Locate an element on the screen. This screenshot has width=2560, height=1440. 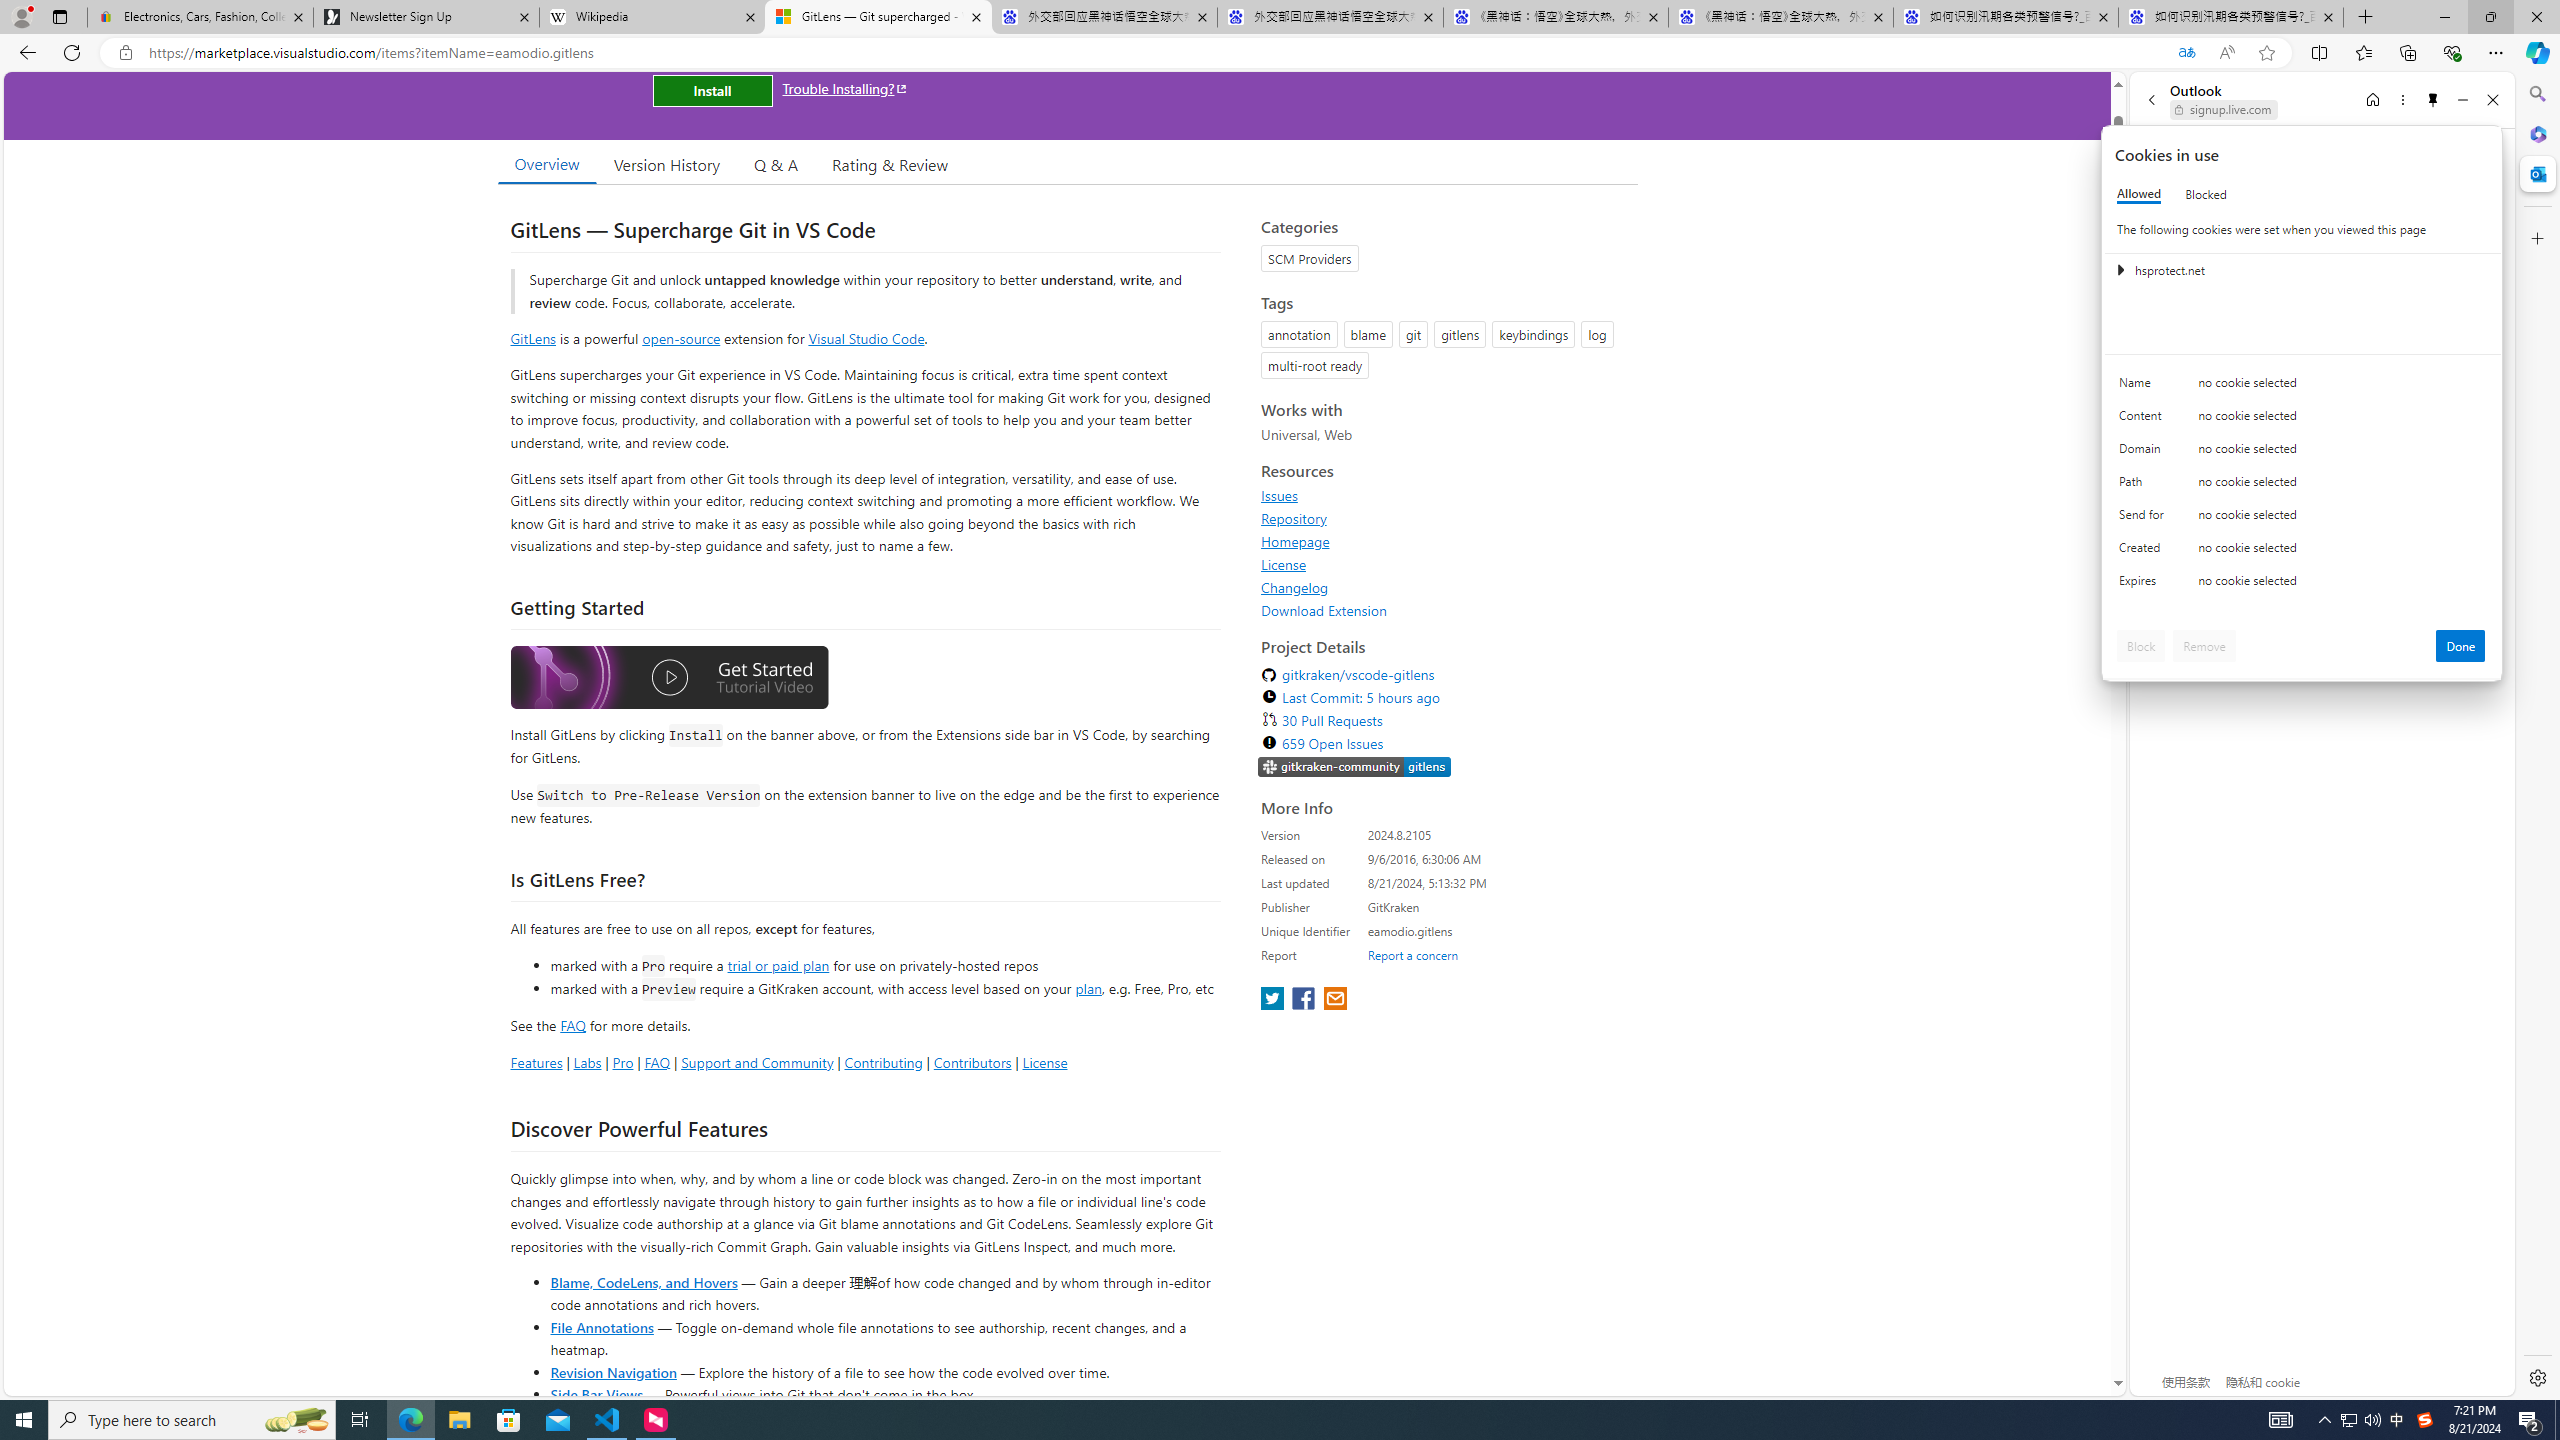
'Class: c0153 c0157 c0154' is located at coordinates (2302, 387).